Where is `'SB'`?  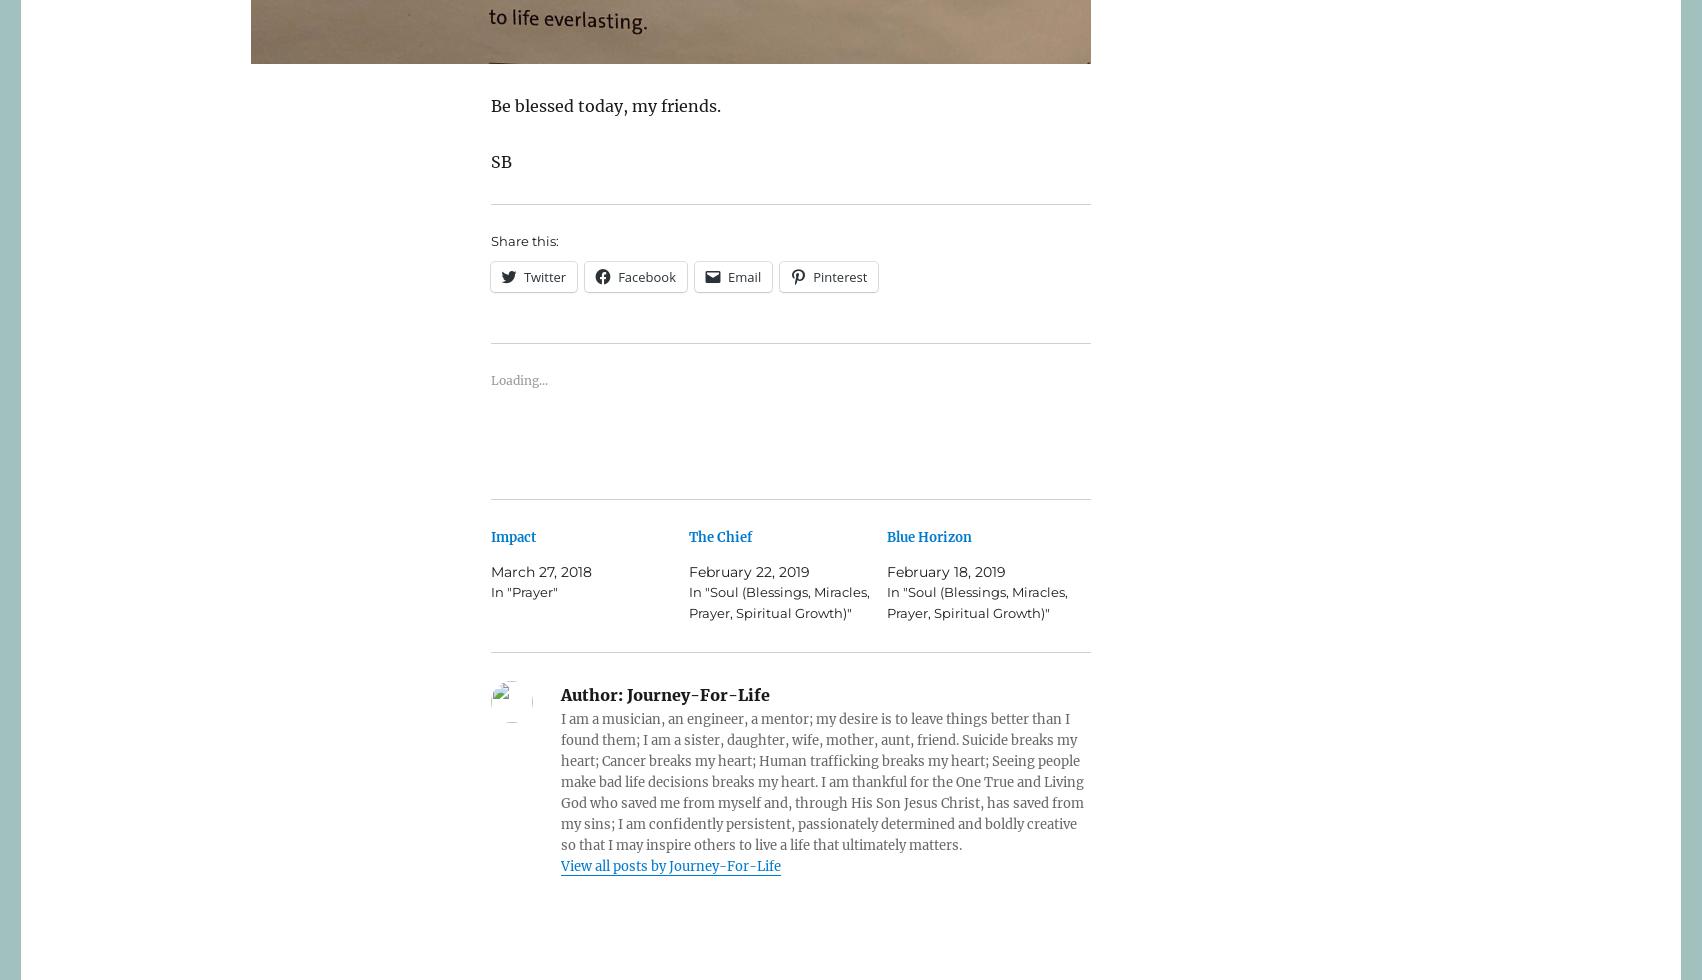 'SB' is located at coordinates (500, 161).